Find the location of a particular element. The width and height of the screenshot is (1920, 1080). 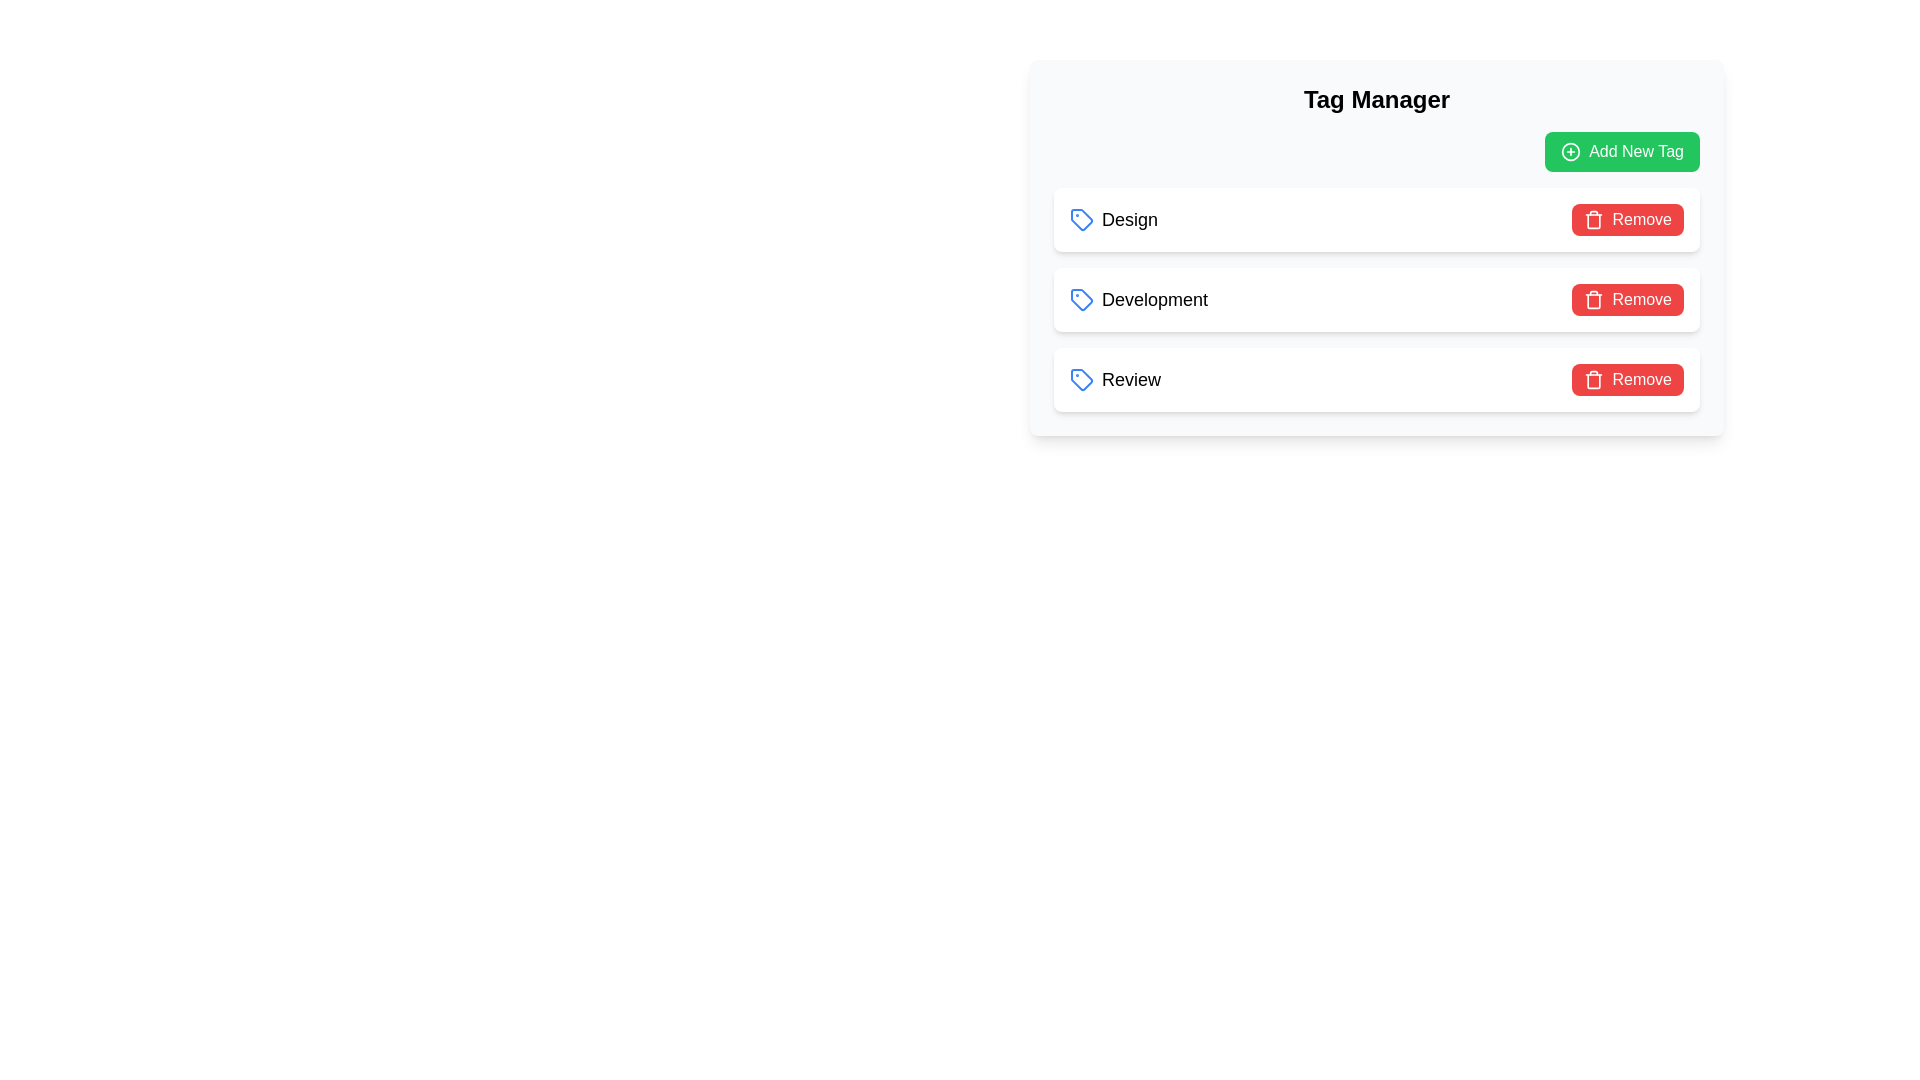

the red 'Remove' button with a trash can icon to initiate the removal of the associated item is located at coordinates (1627, 219).